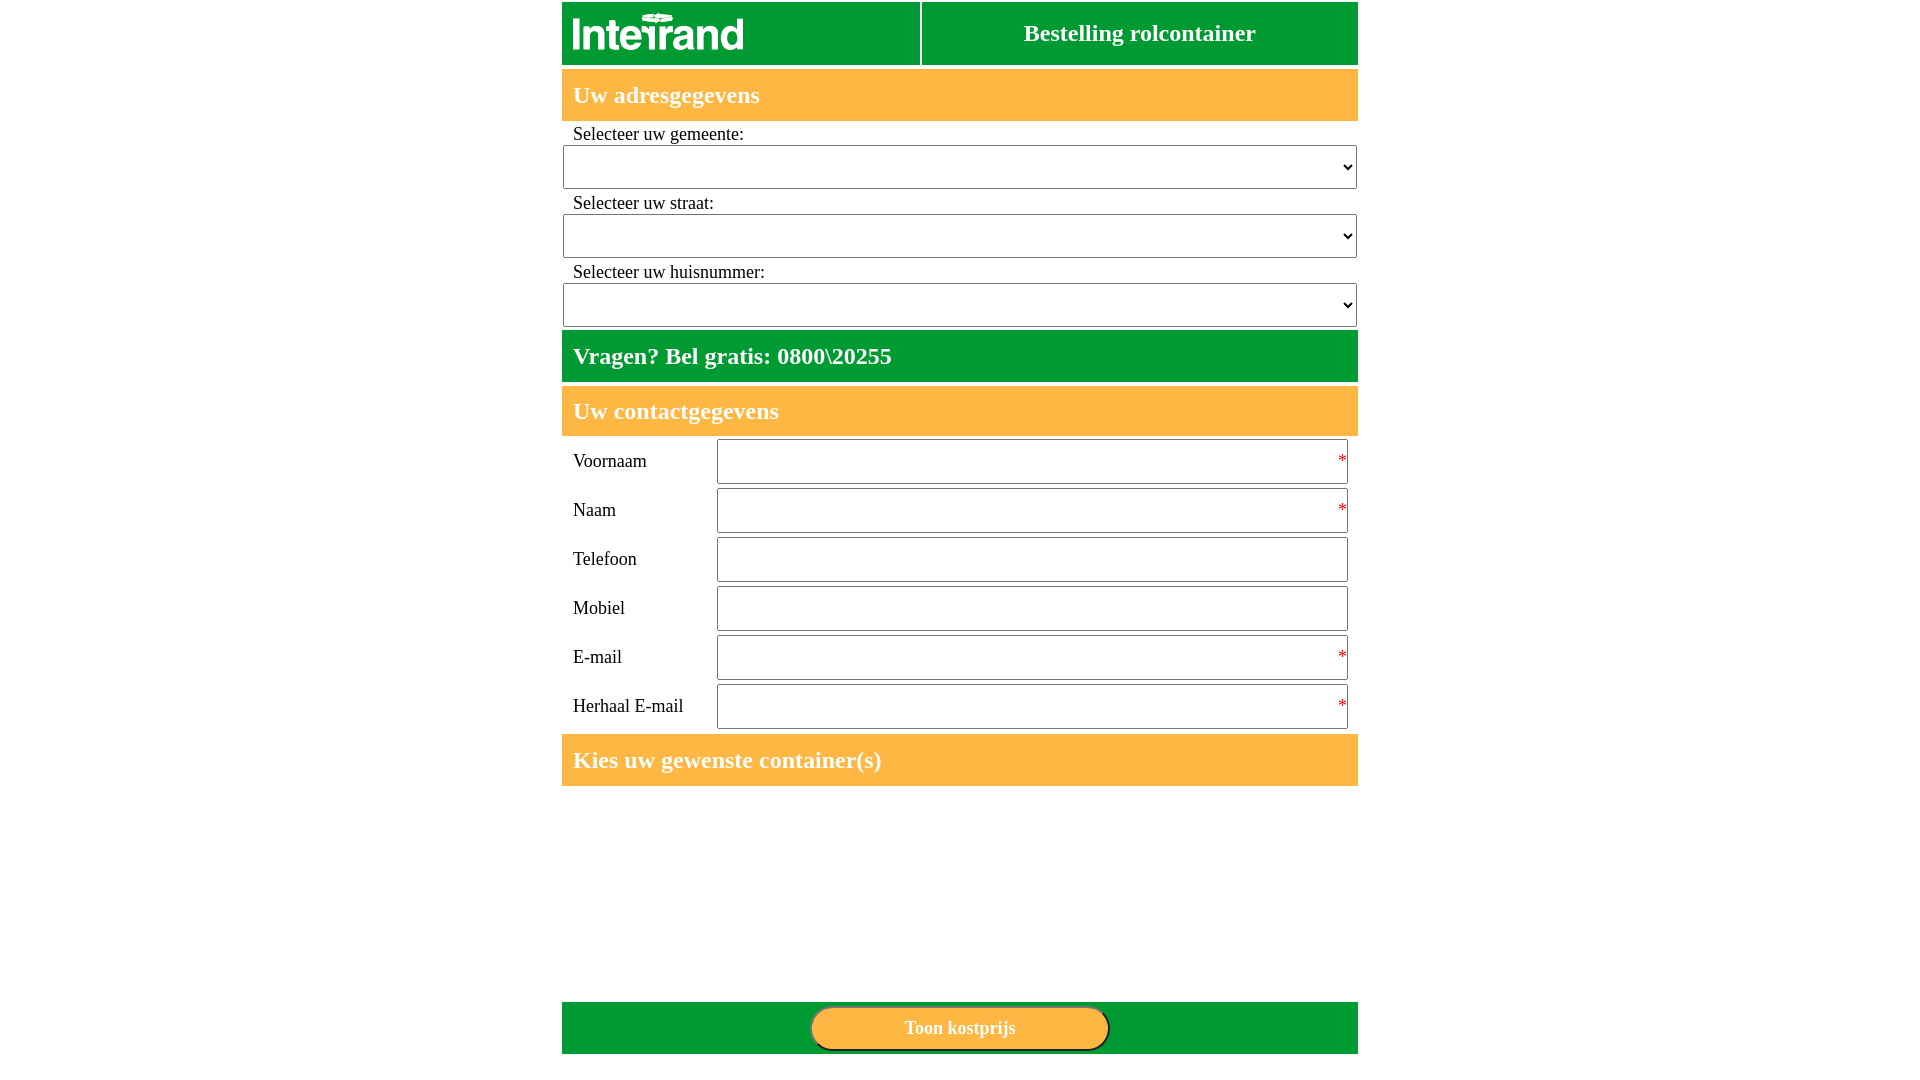  Describe the element at coordinates (960, 1028) in the screenshot. I see `'Toon kostprijs'` at that location.